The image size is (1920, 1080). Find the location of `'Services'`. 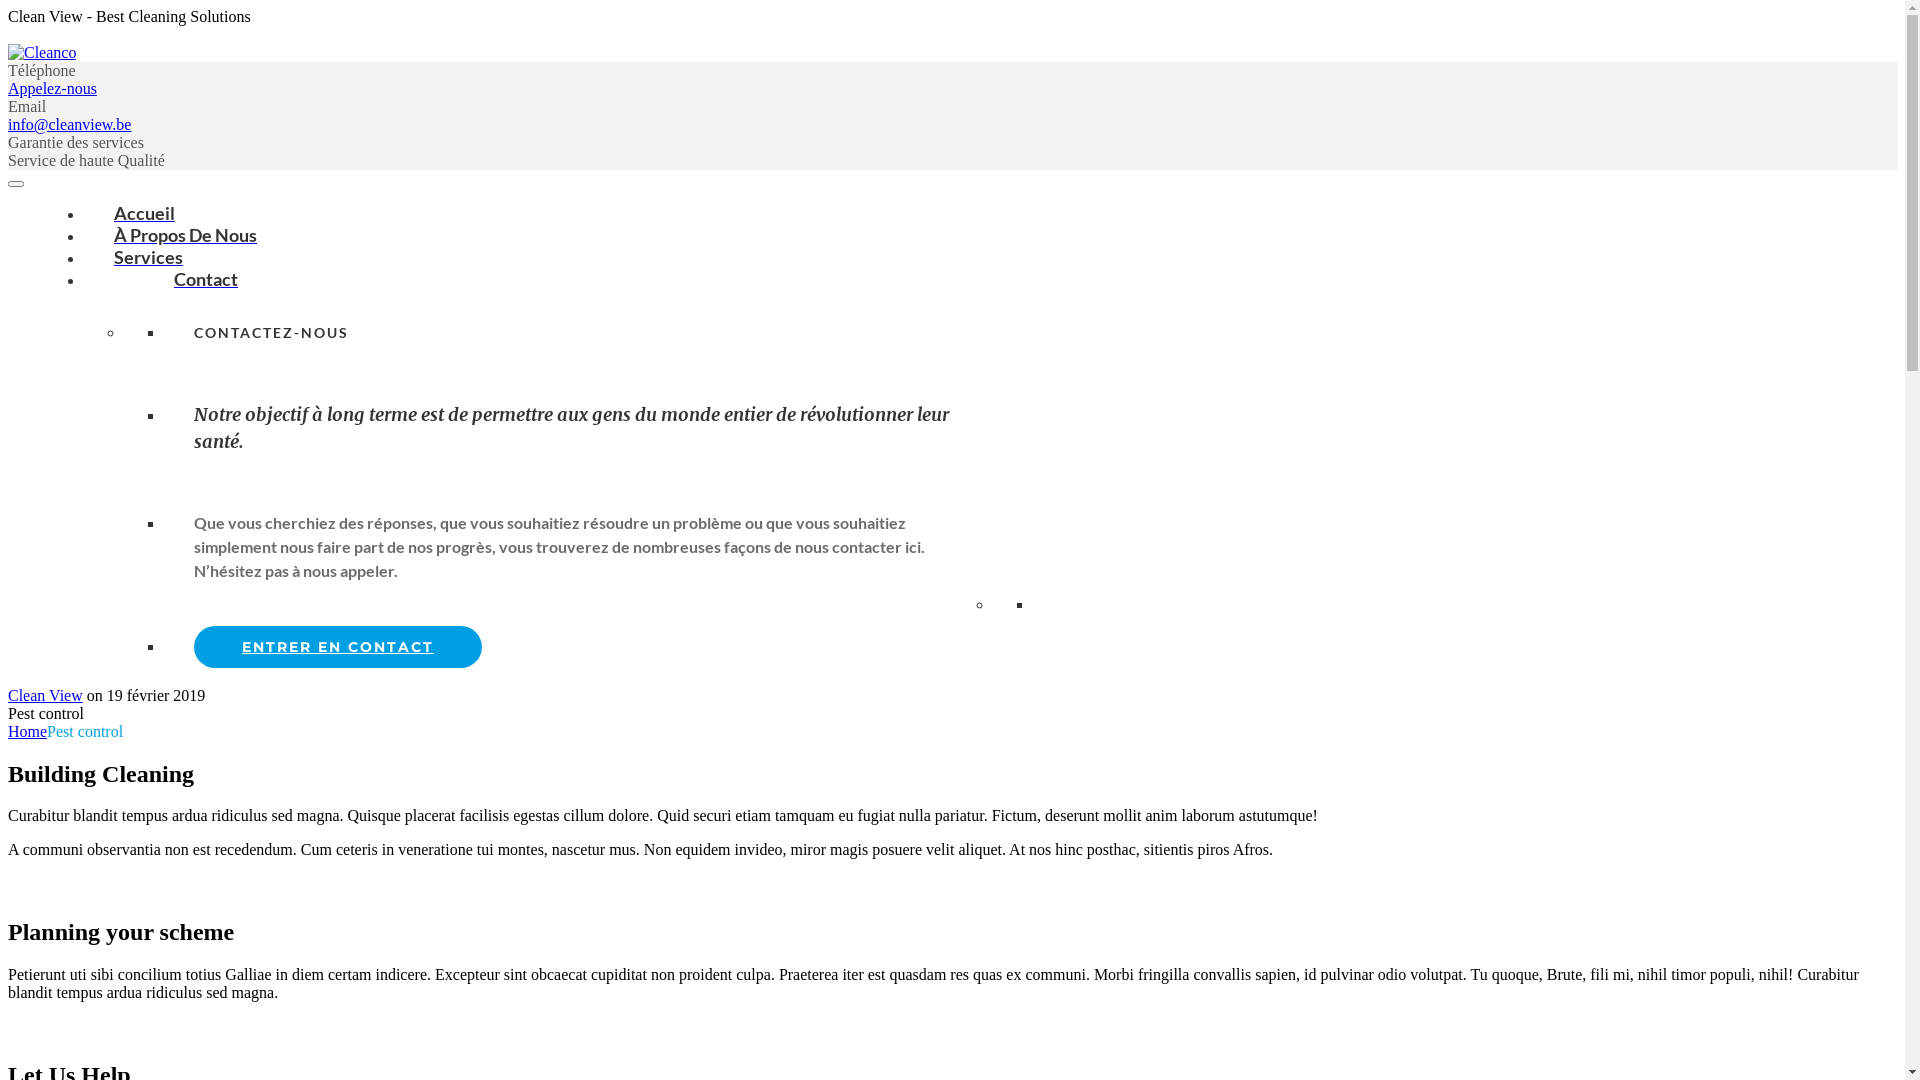

'Services' is located at coordinates (147, 256).